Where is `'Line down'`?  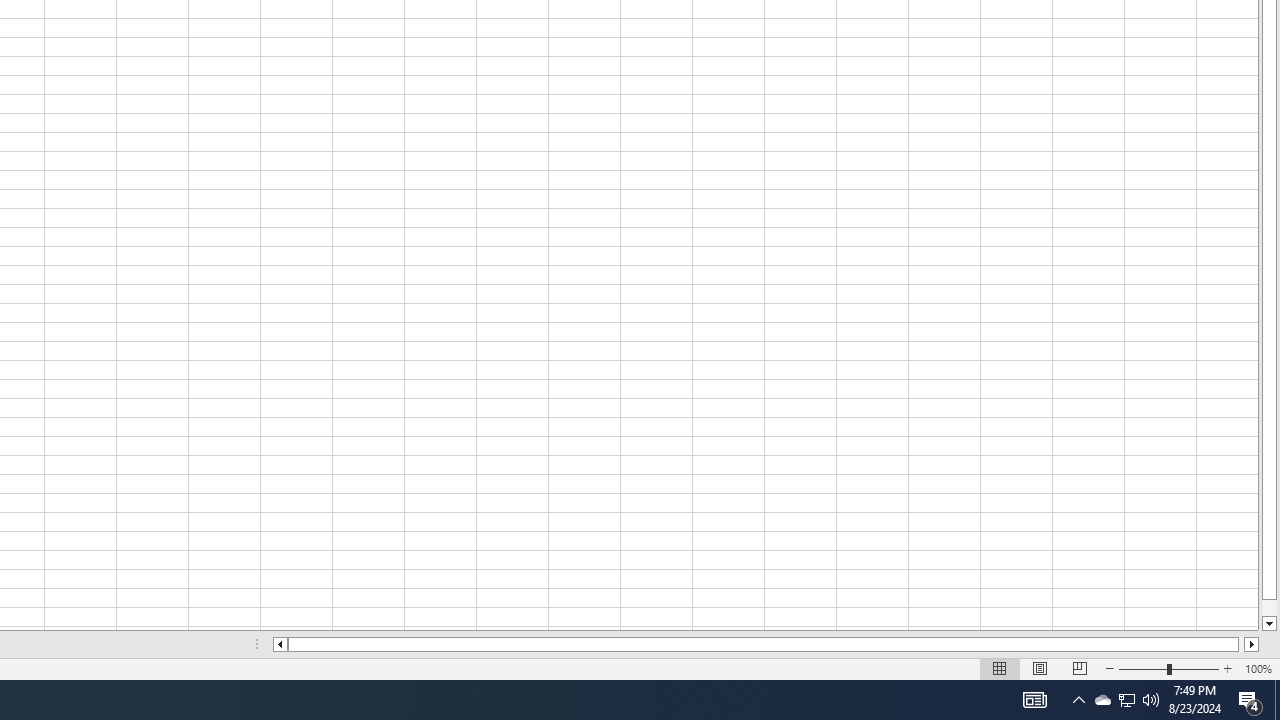 'Line down' is located at coordinates (1268, 623).